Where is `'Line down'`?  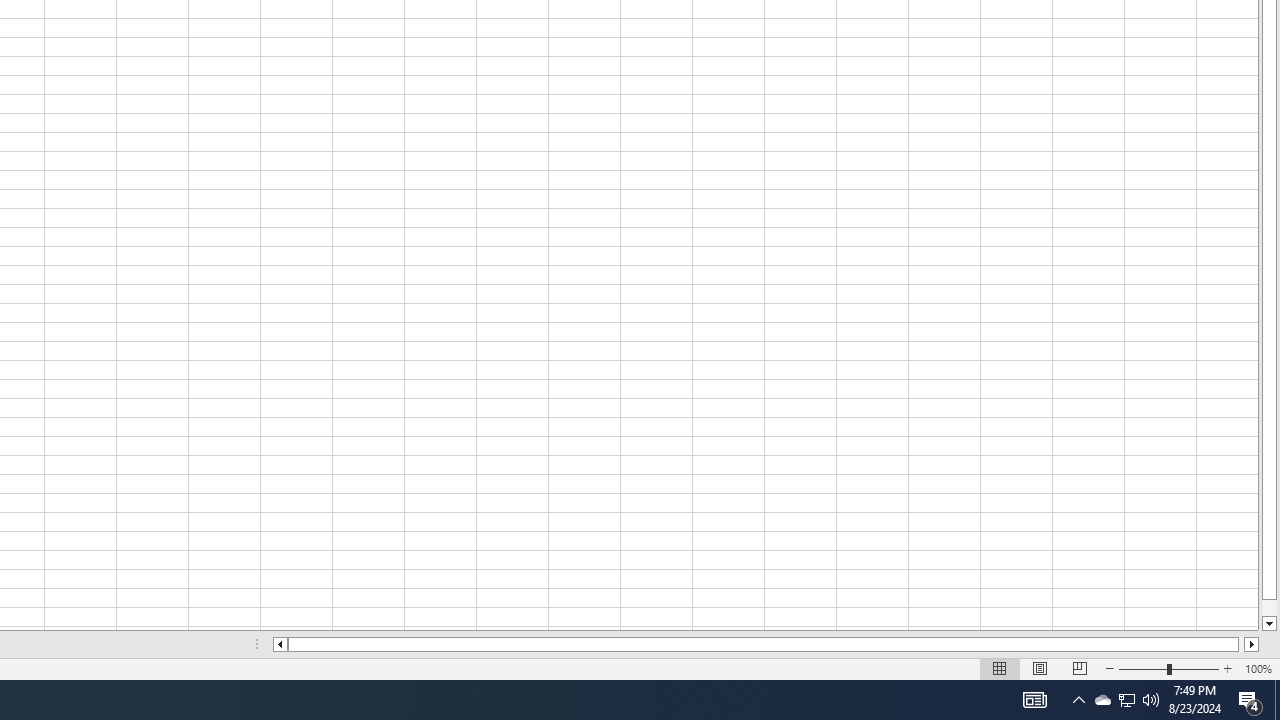 'Line down' is located at coordinates (1268, 623).